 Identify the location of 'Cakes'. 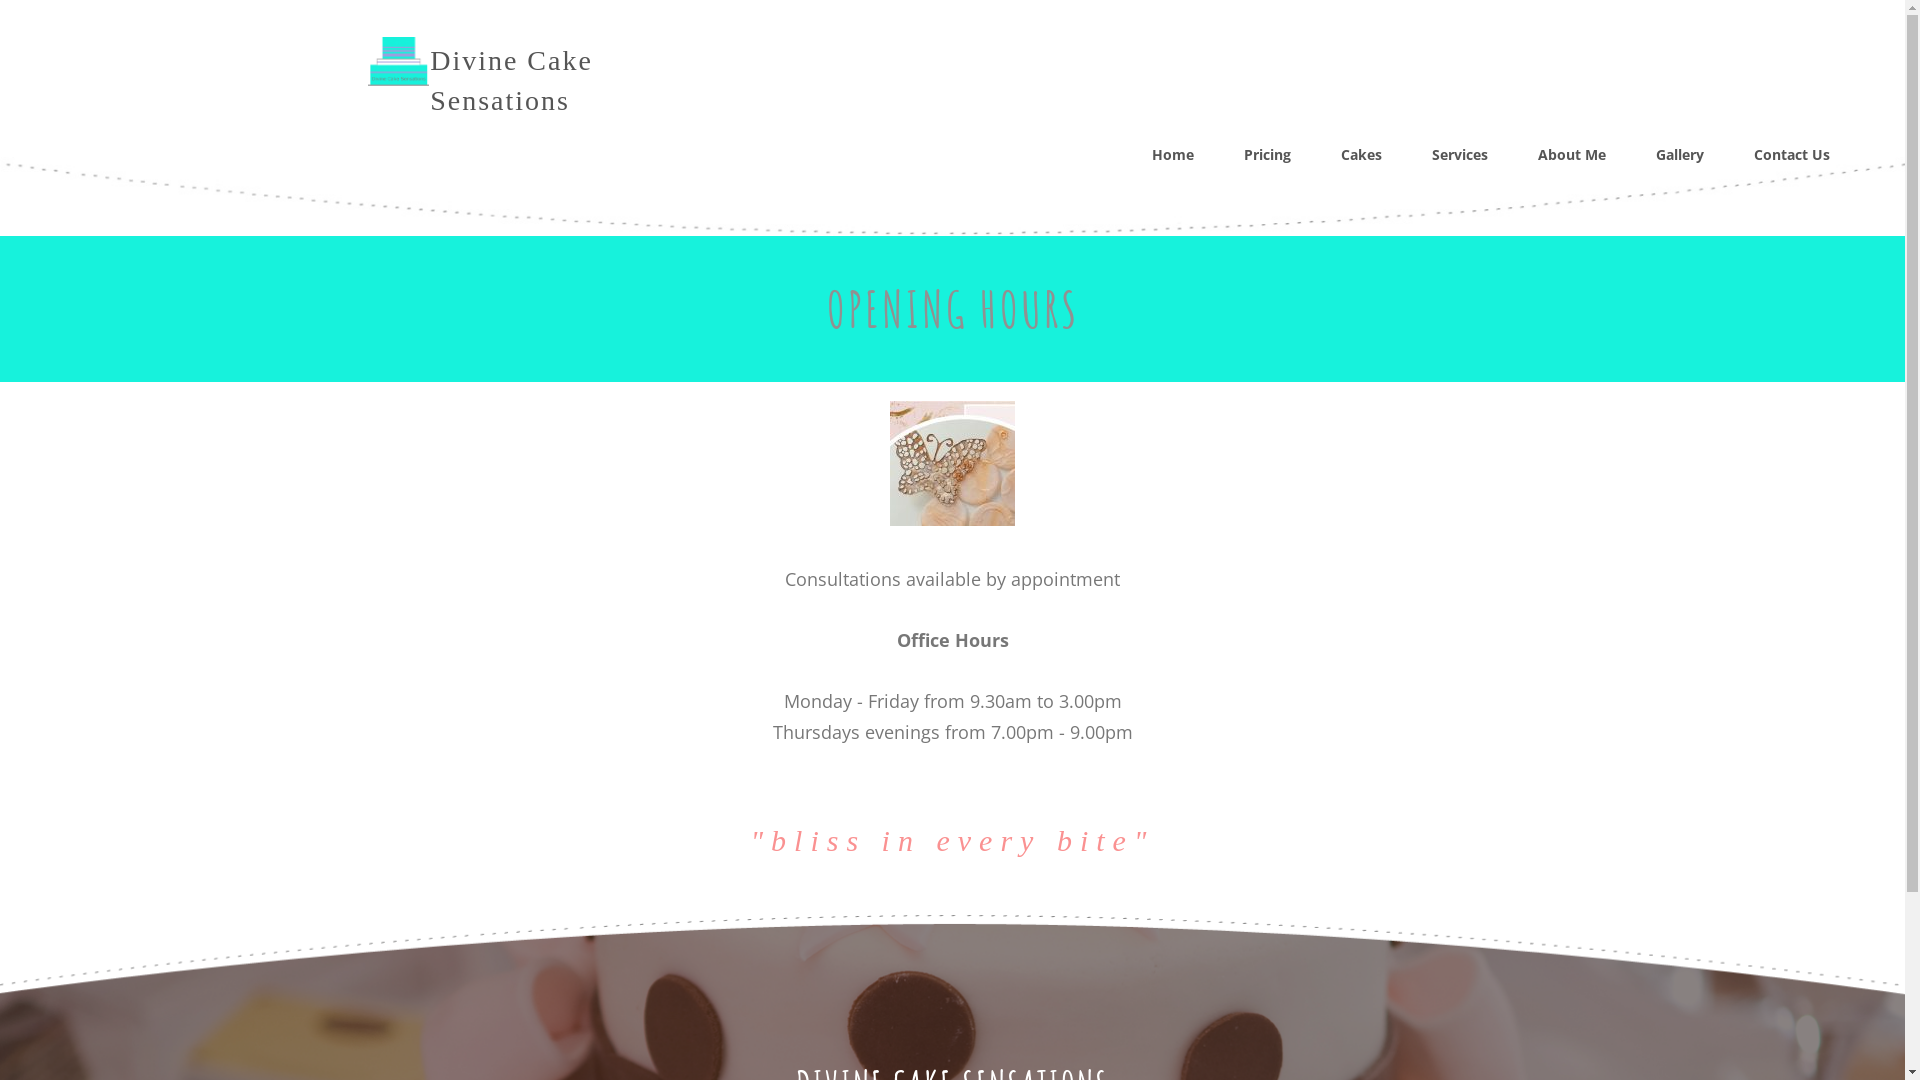
(1360, 153).